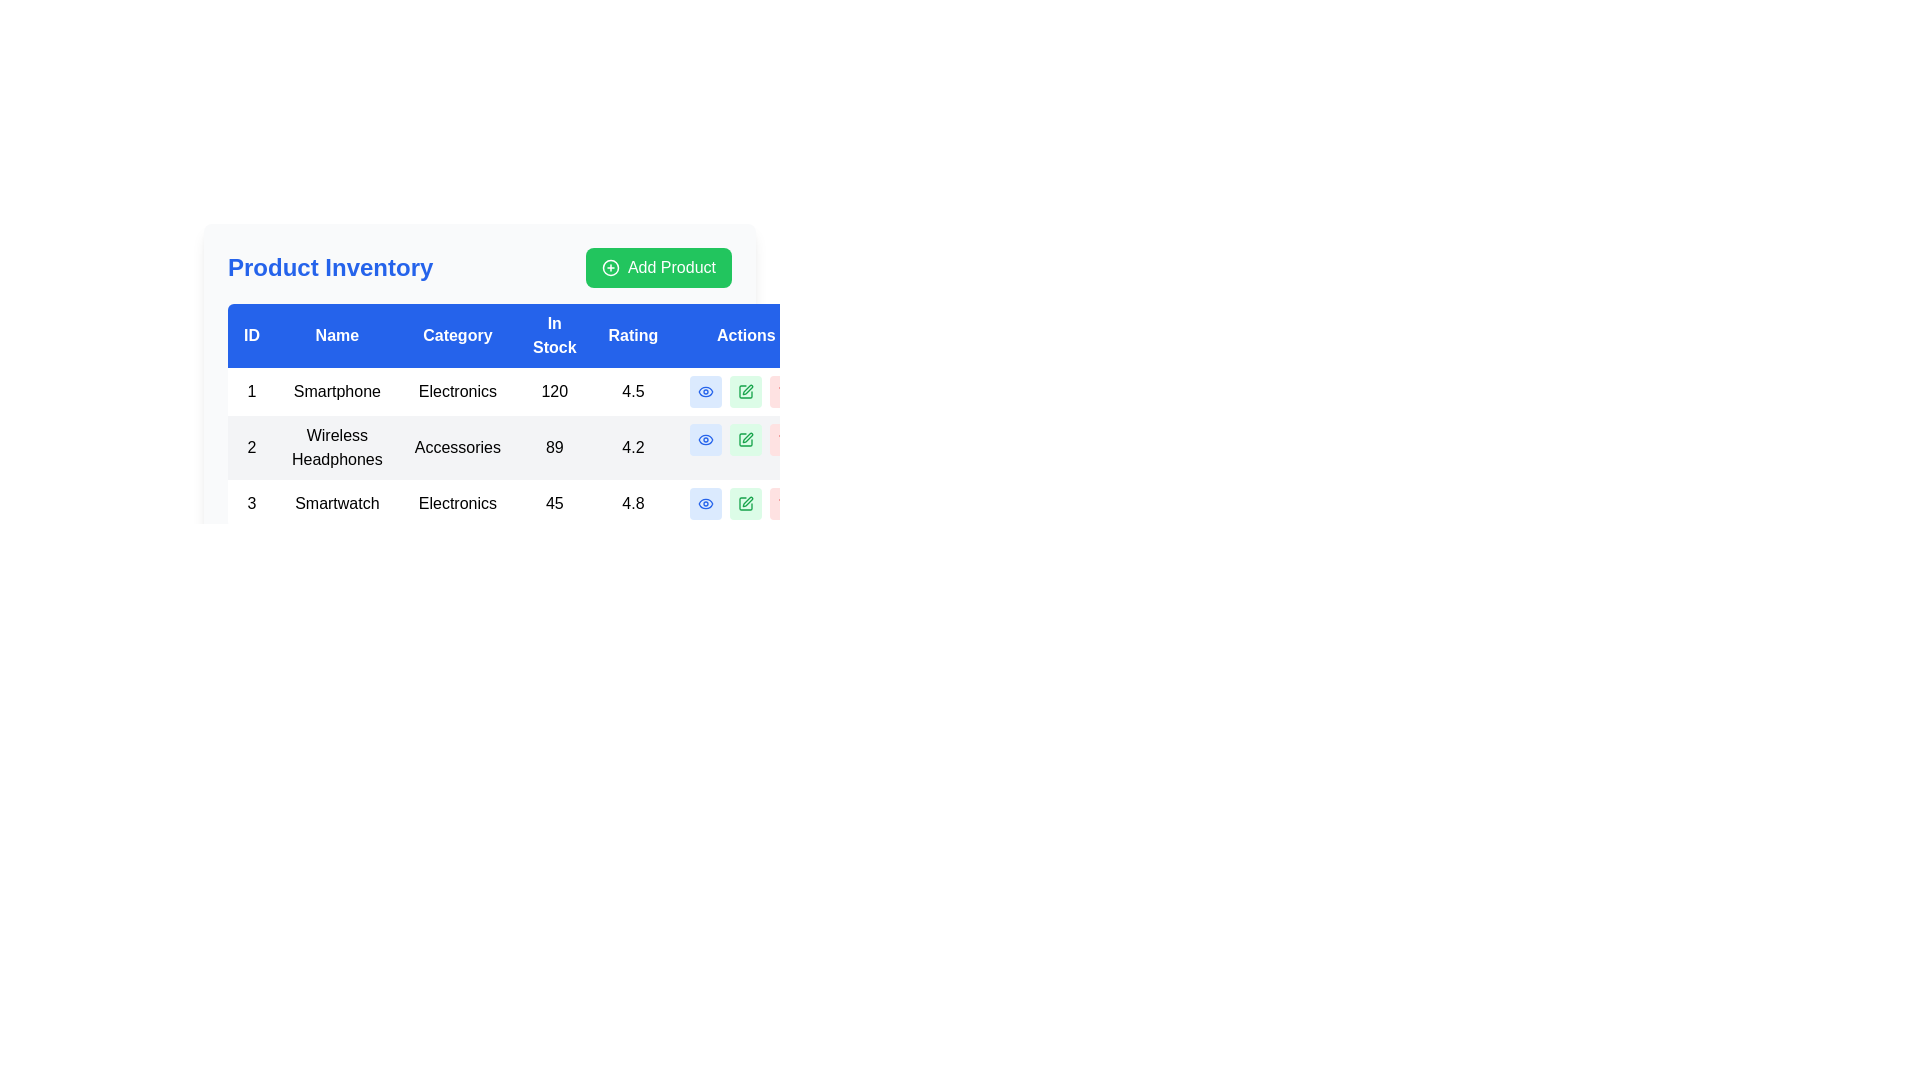 Image resolution: width=1920 pixels, height=1080 pixels. Describe the element at coordinates (747, 389) in the screenshot. I see `the edit icon located in the 'Actions' column of the third row for the 'Smartwatch' entry to initiate an edit action` at that location.